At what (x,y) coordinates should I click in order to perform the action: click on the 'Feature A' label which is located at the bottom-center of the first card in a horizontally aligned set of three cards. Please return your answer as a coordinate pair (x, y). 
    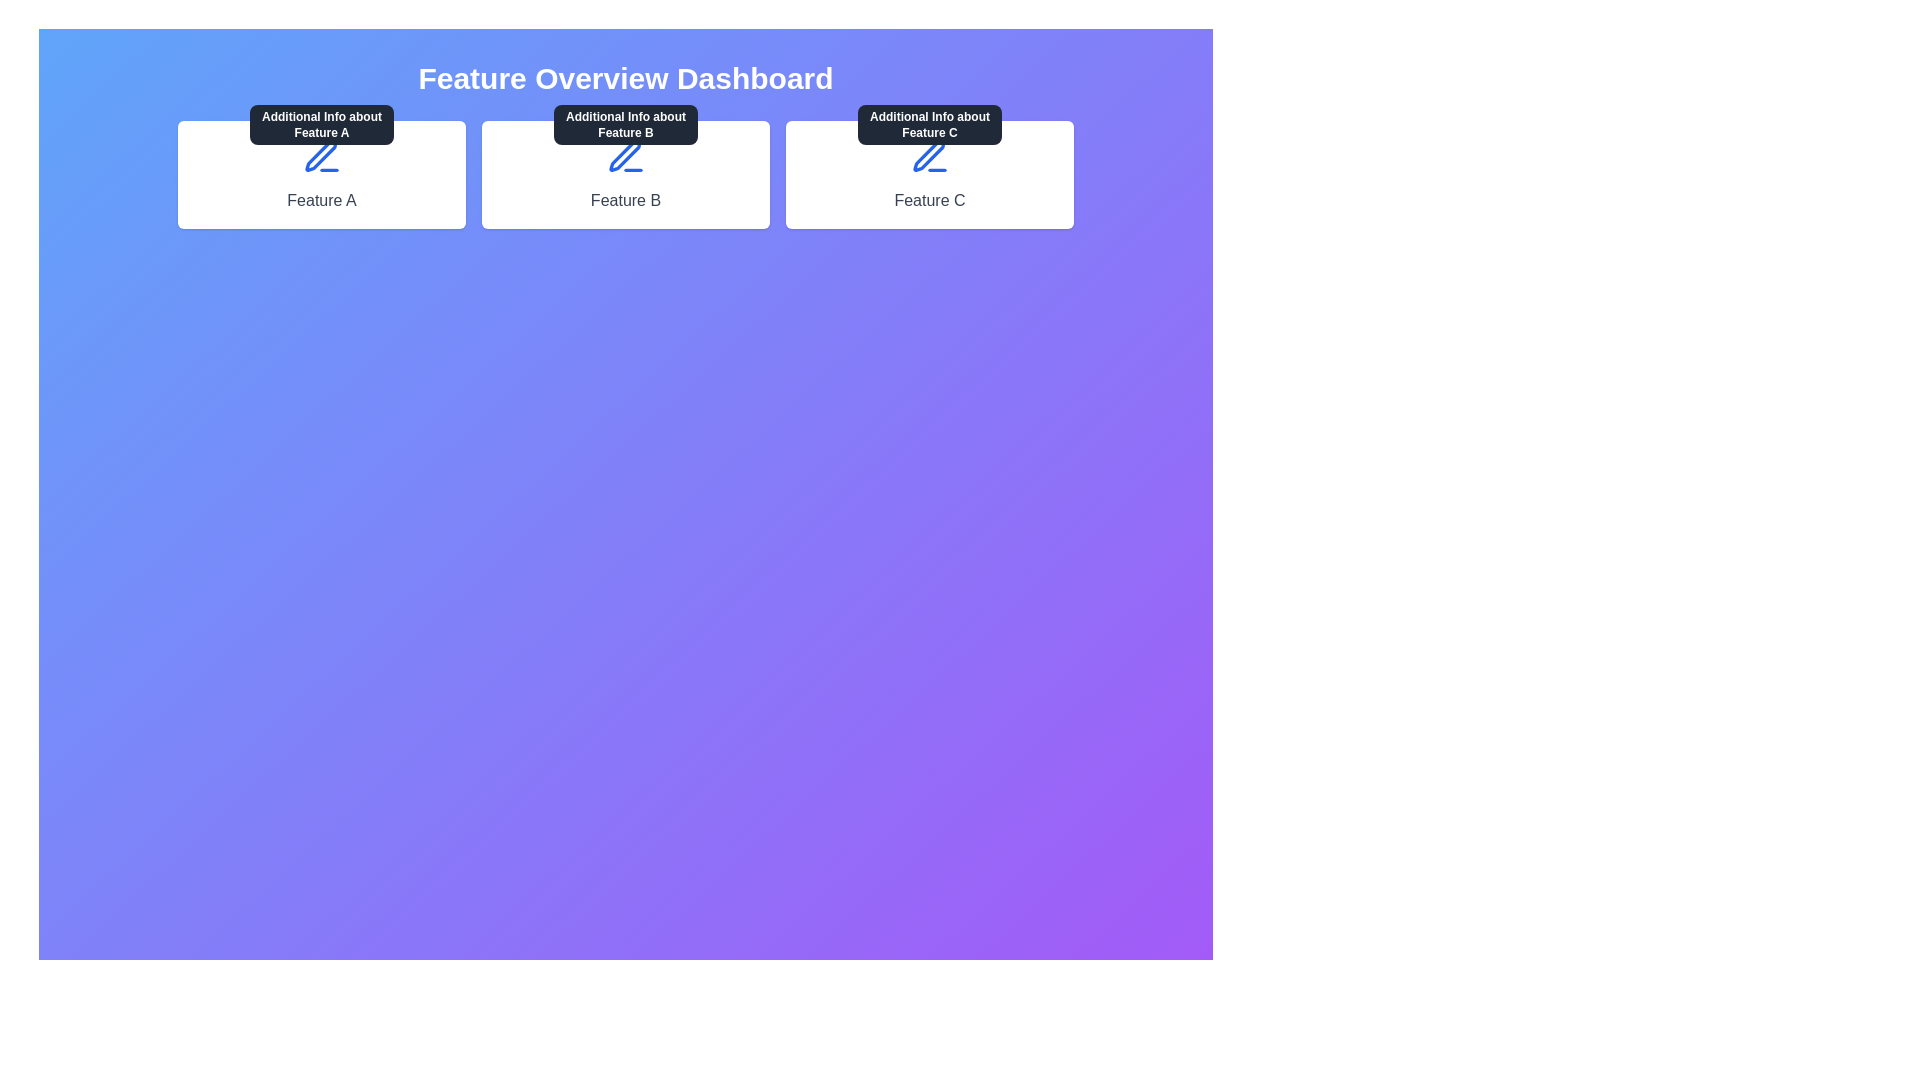
    Looking at the image, I should click on (321, 200).